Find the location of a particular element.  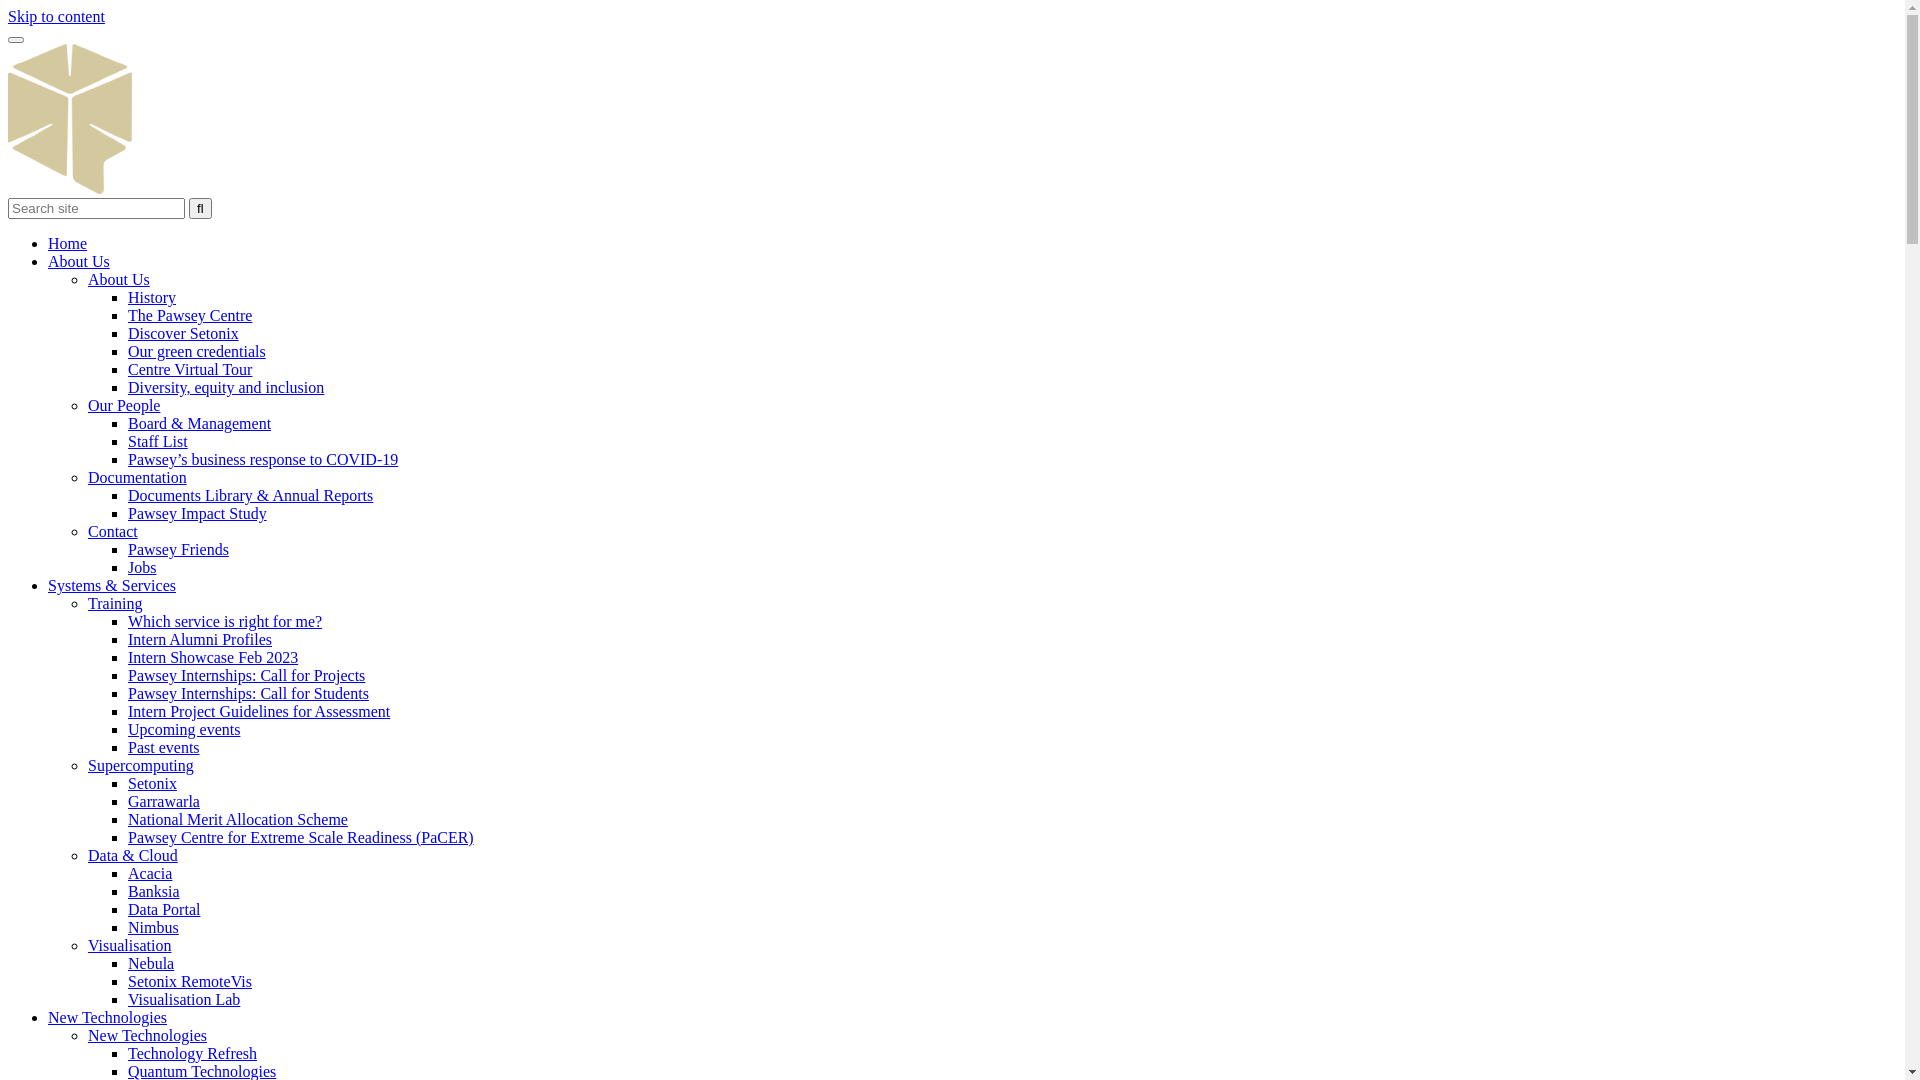

'Pawsey Internships: Call for Students' is located at coordinates (127, 692).